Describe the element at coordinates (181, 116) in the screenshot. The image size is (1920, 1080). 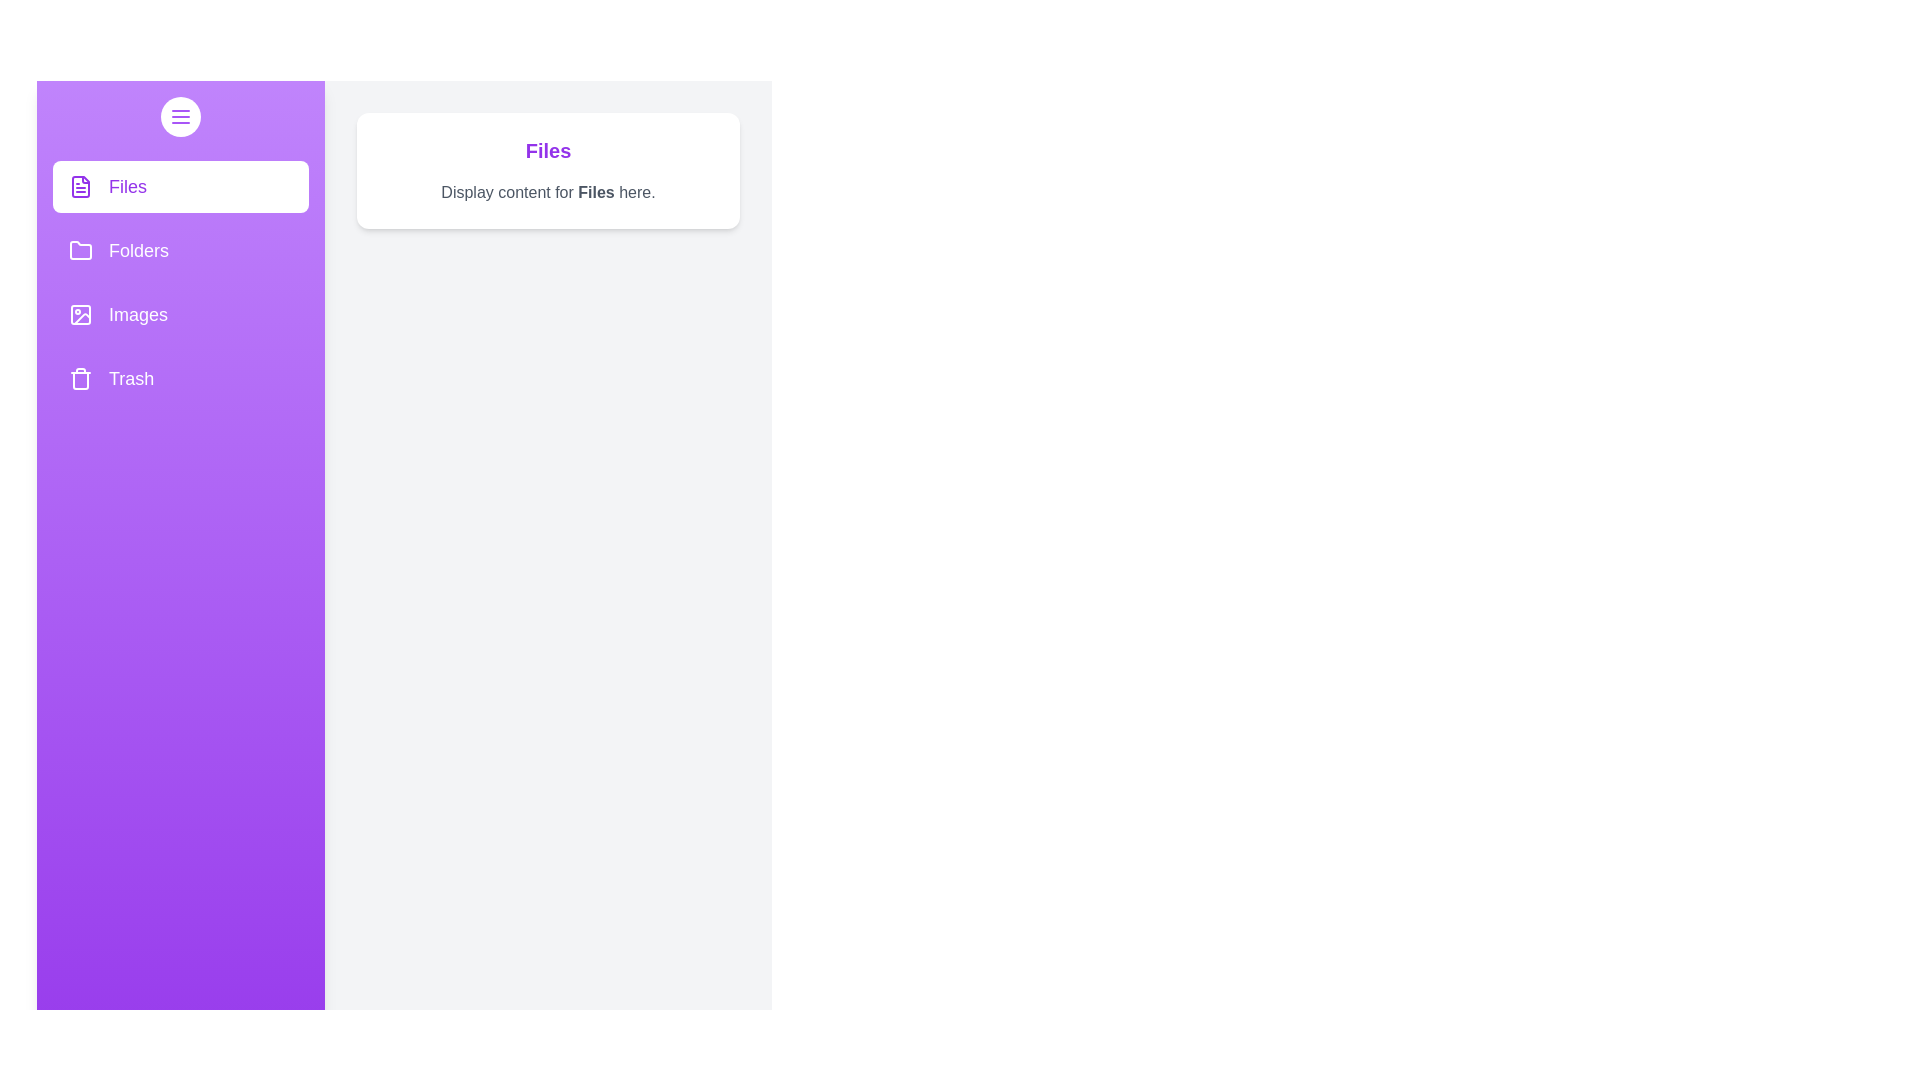
I see `toggle button to toggle the drawer open or close` at that location.